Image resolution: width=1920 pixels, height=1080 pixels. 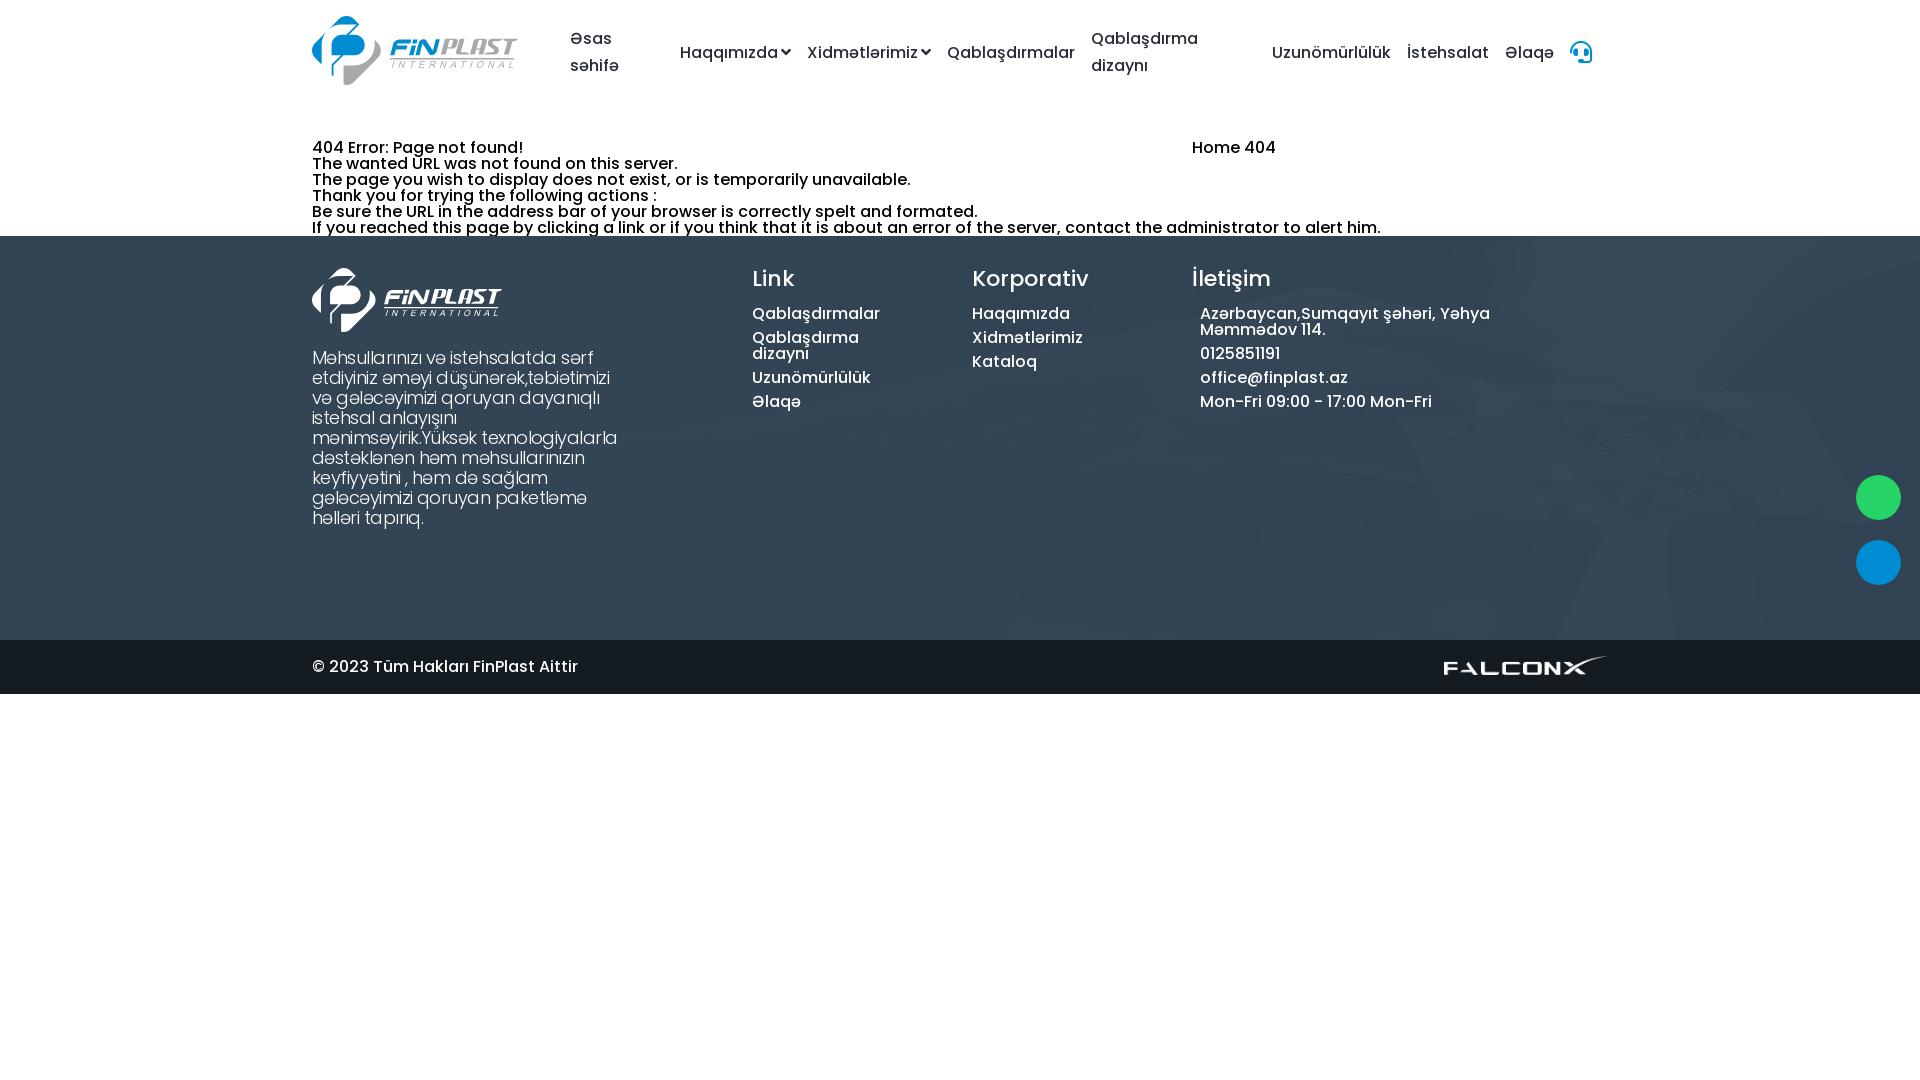 What do you see at coordinates (1344, 353) in the screenshot?
I see `'0125851191'` at bounding box center [1344, 353].